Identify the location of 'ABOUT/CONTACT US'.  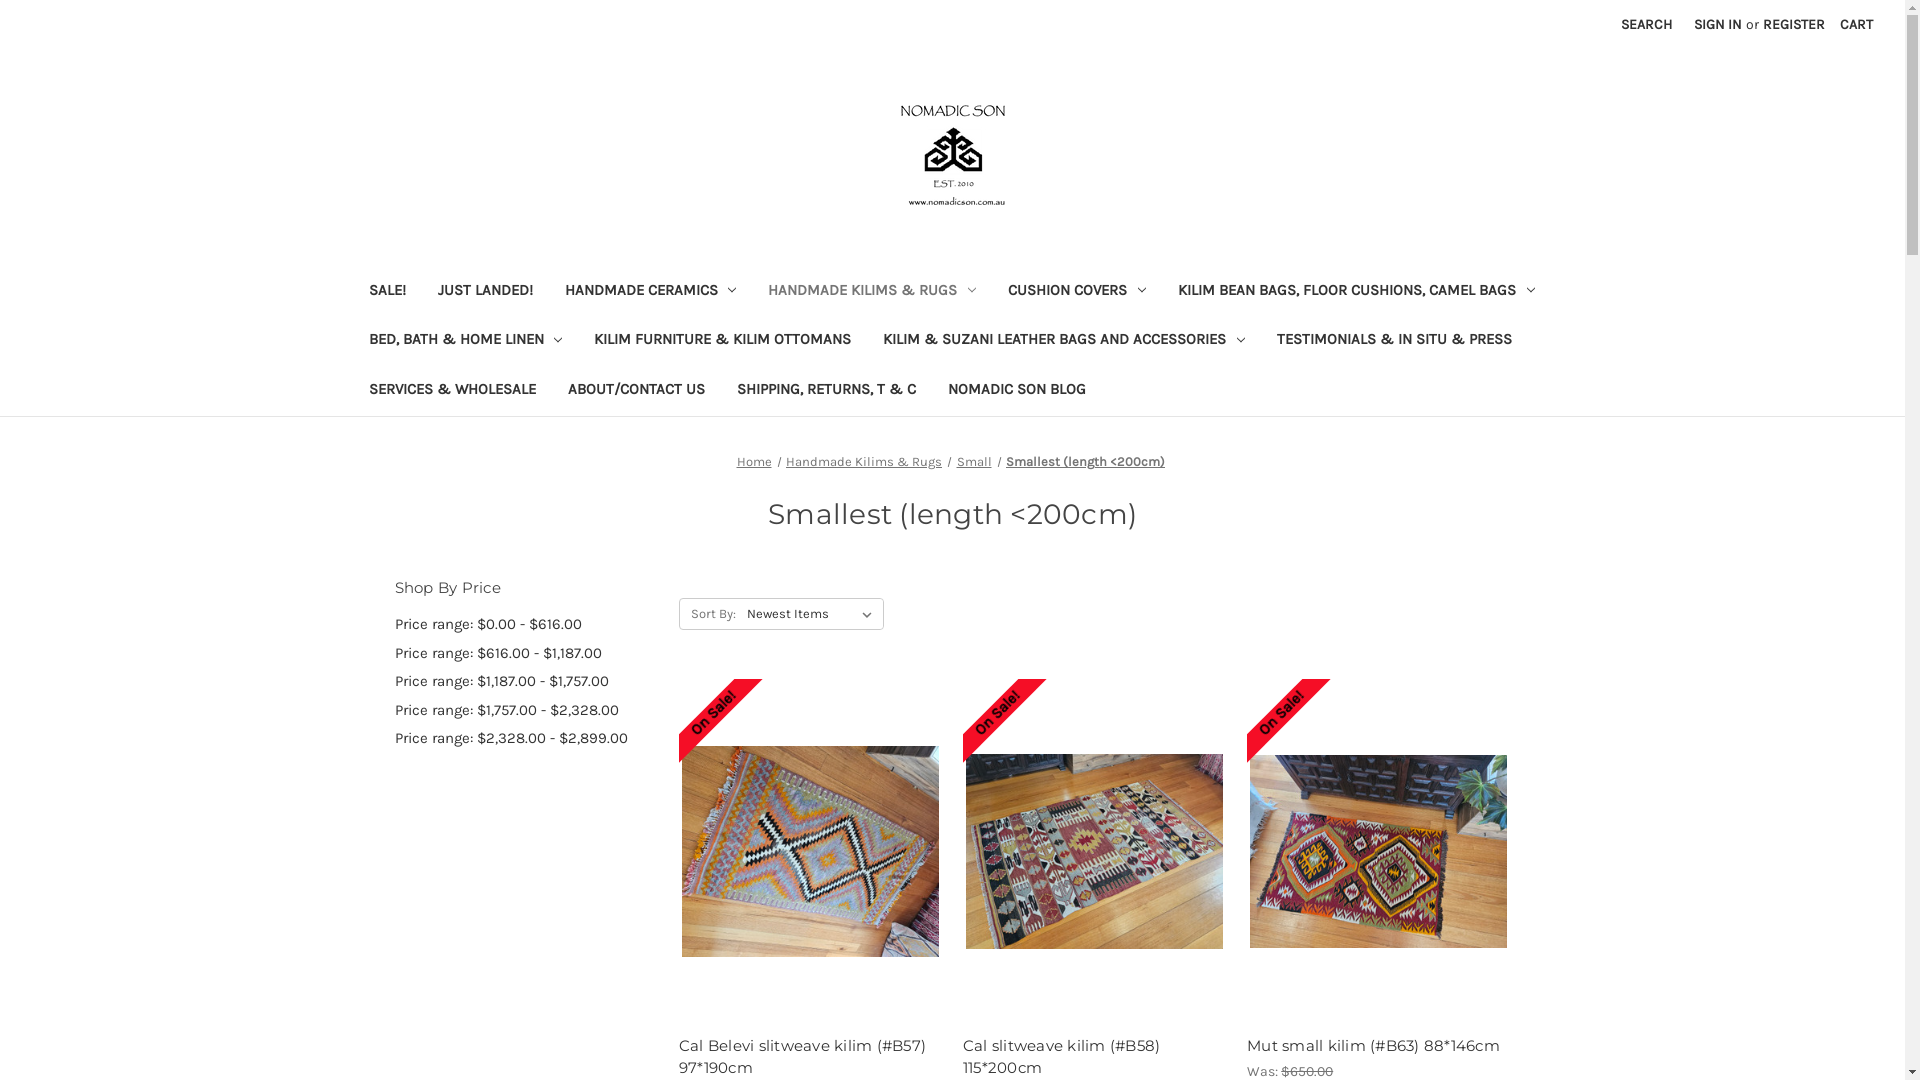
(635, 391).